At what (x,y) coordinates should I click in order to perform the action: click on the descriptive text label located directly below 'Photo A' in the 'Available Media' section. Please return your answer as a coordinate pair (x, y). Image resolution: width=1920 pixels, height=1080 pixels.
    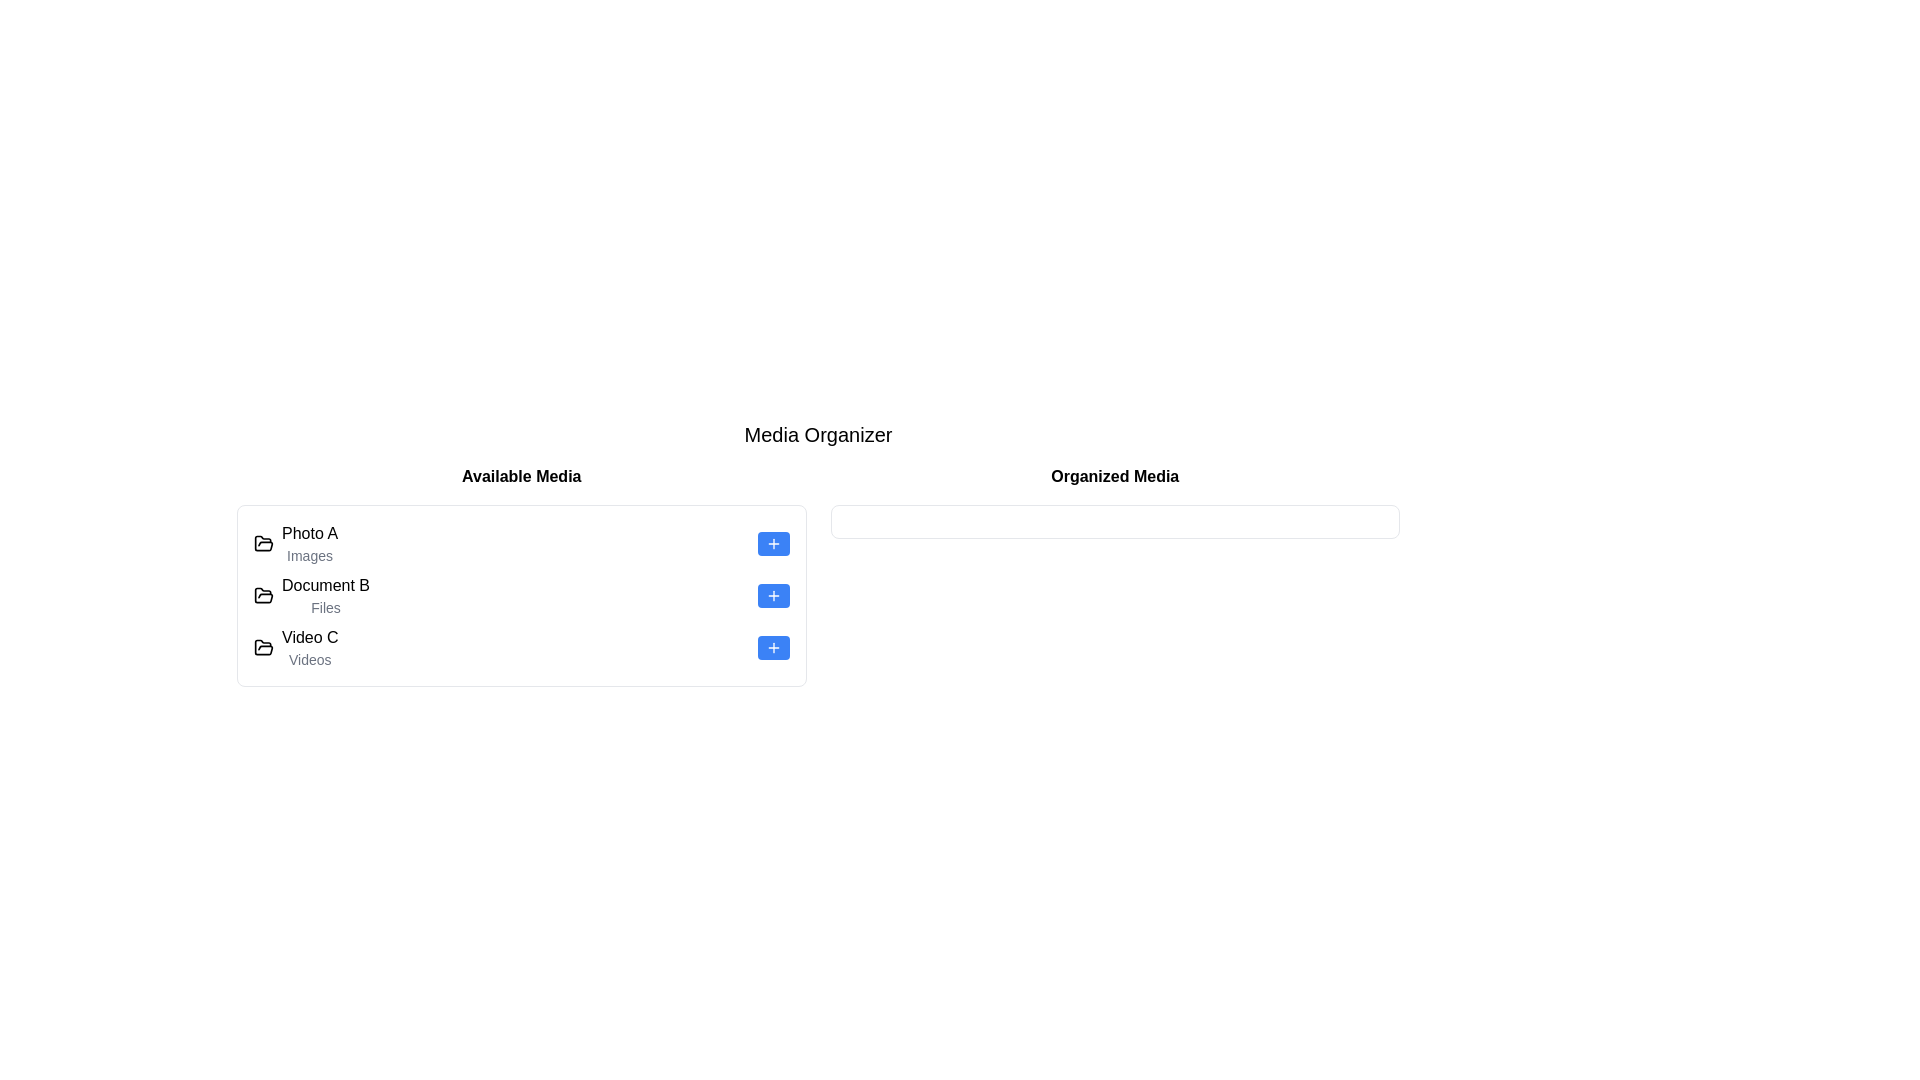
    Looking at the image, I should click on (309, 555).